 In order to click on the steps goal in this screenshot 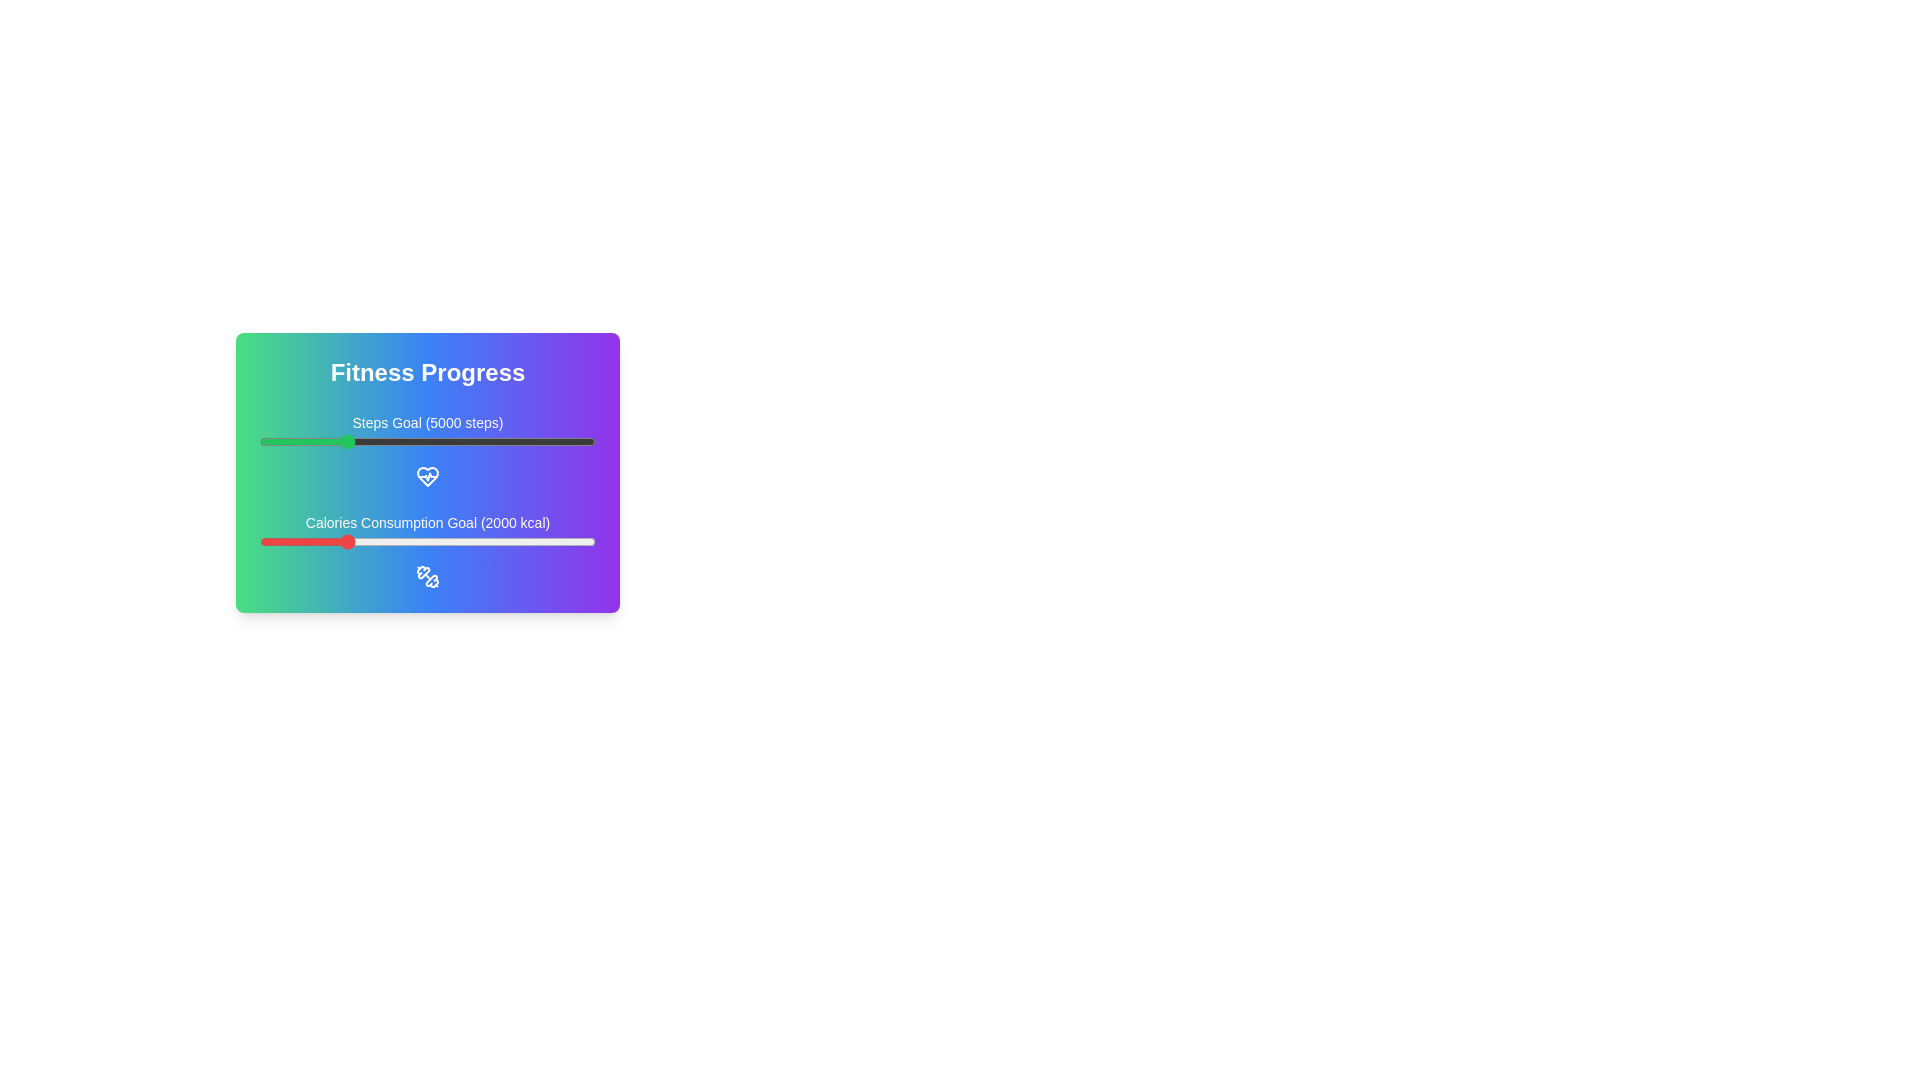, I will do `click(488, 441)`.